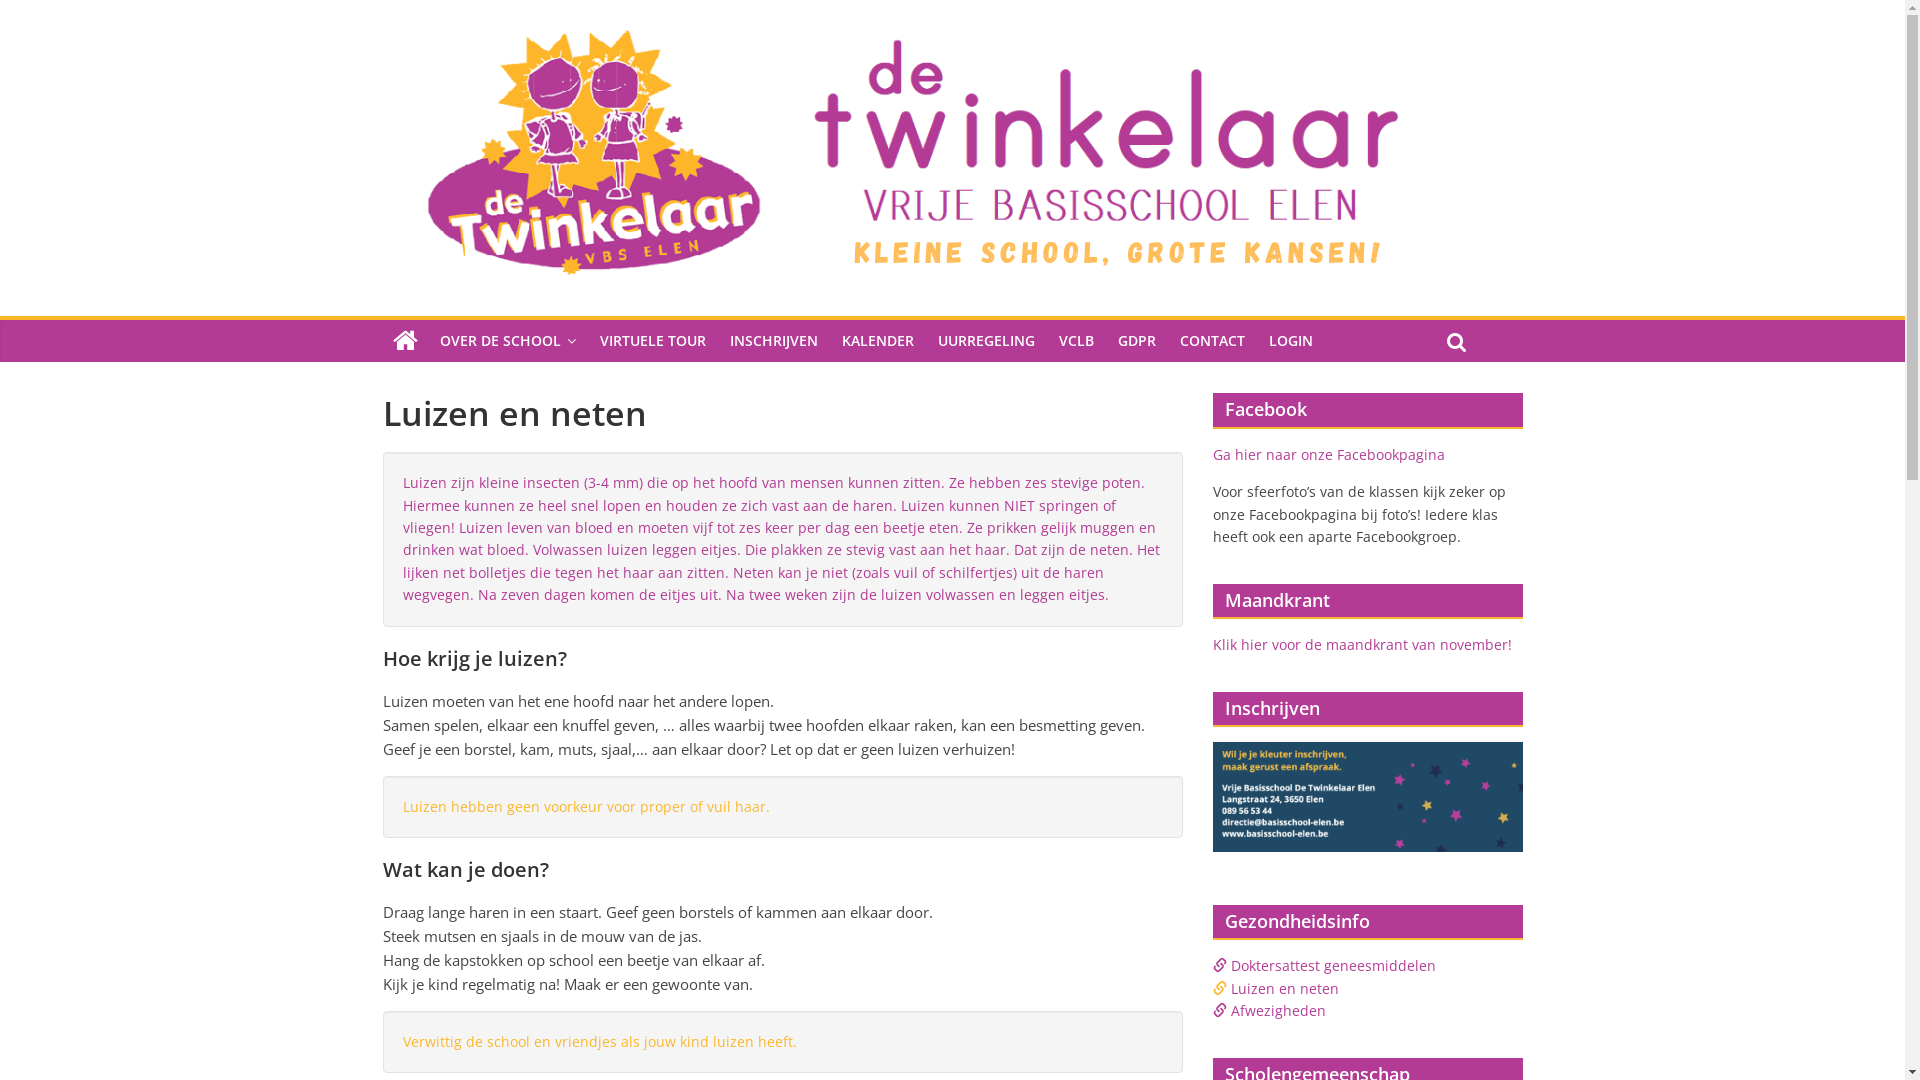  Describe the element at coordinates (1360, 644) in the screenshot. I see `'Klik hier voor de maandkrant van november!'` at that location.